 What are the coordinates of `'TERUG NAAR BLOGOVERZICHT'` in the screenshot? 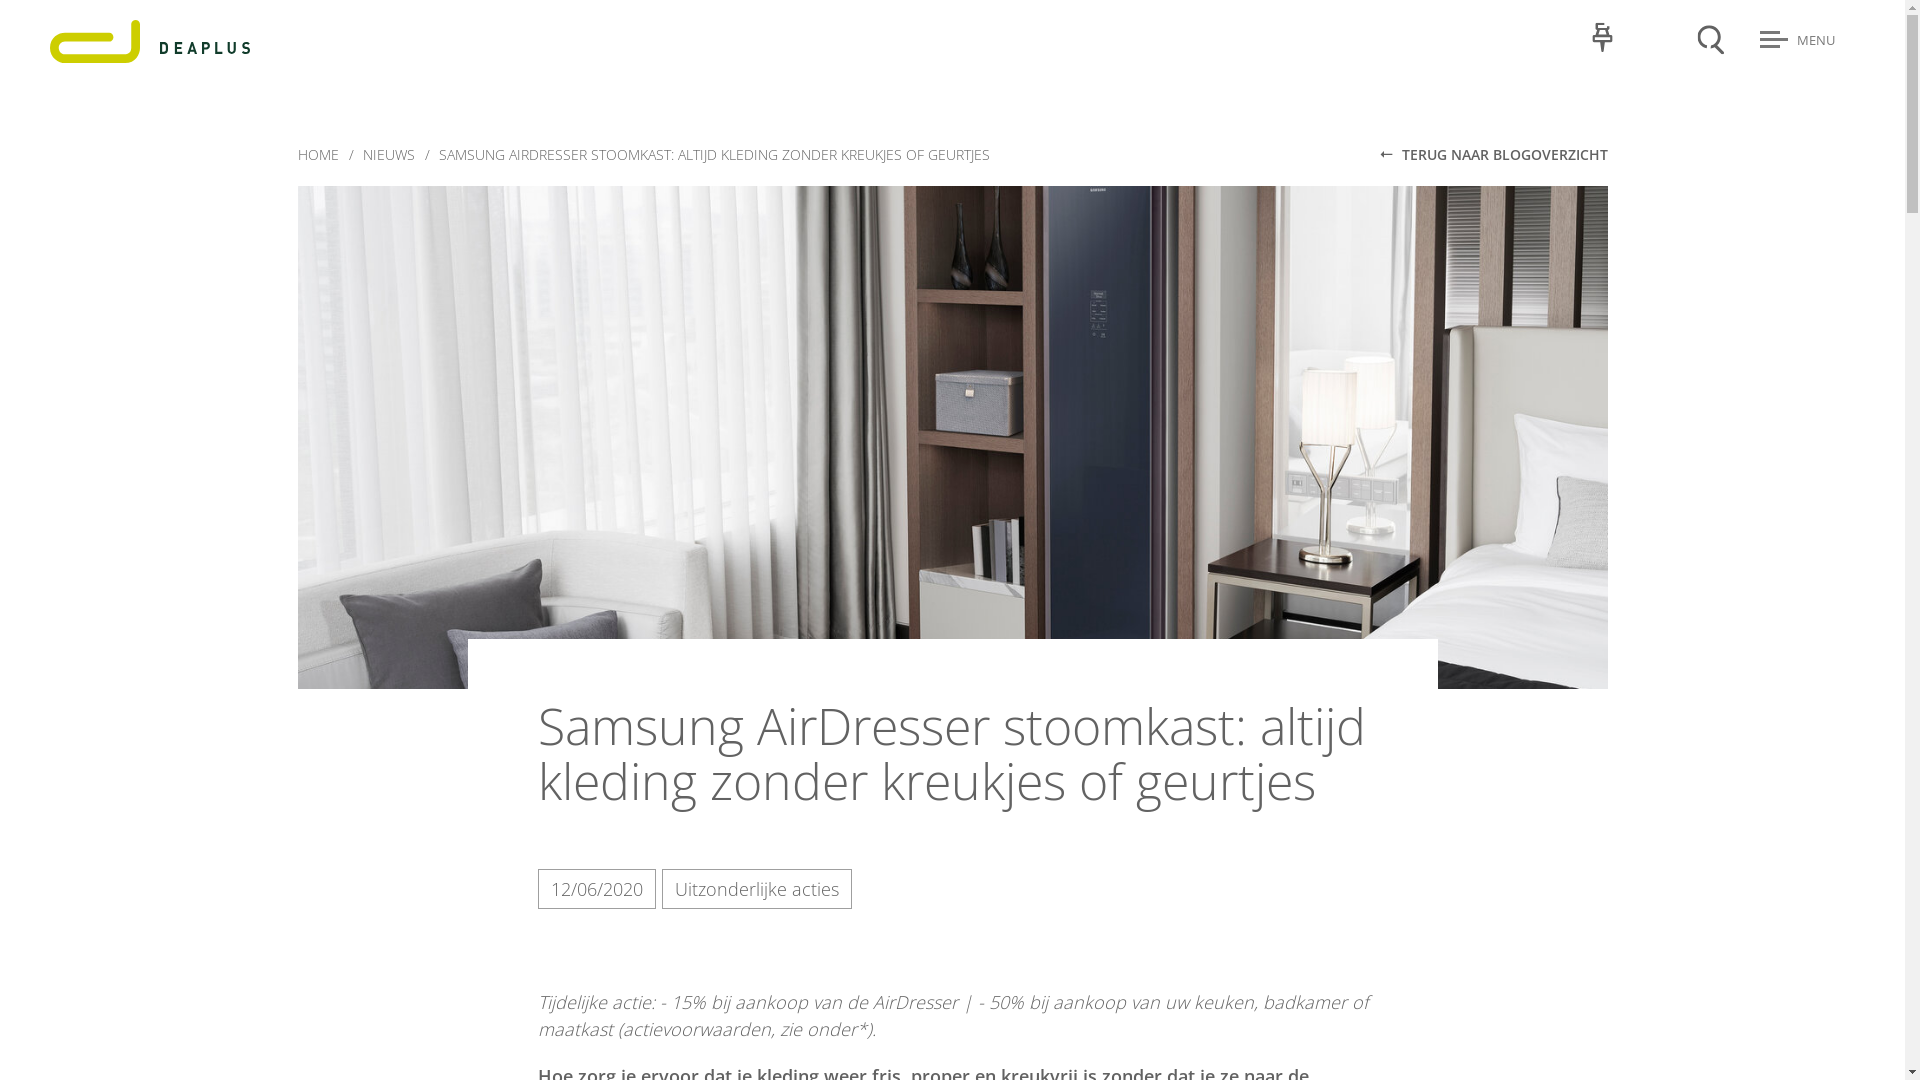 It's located at (1495, 153).